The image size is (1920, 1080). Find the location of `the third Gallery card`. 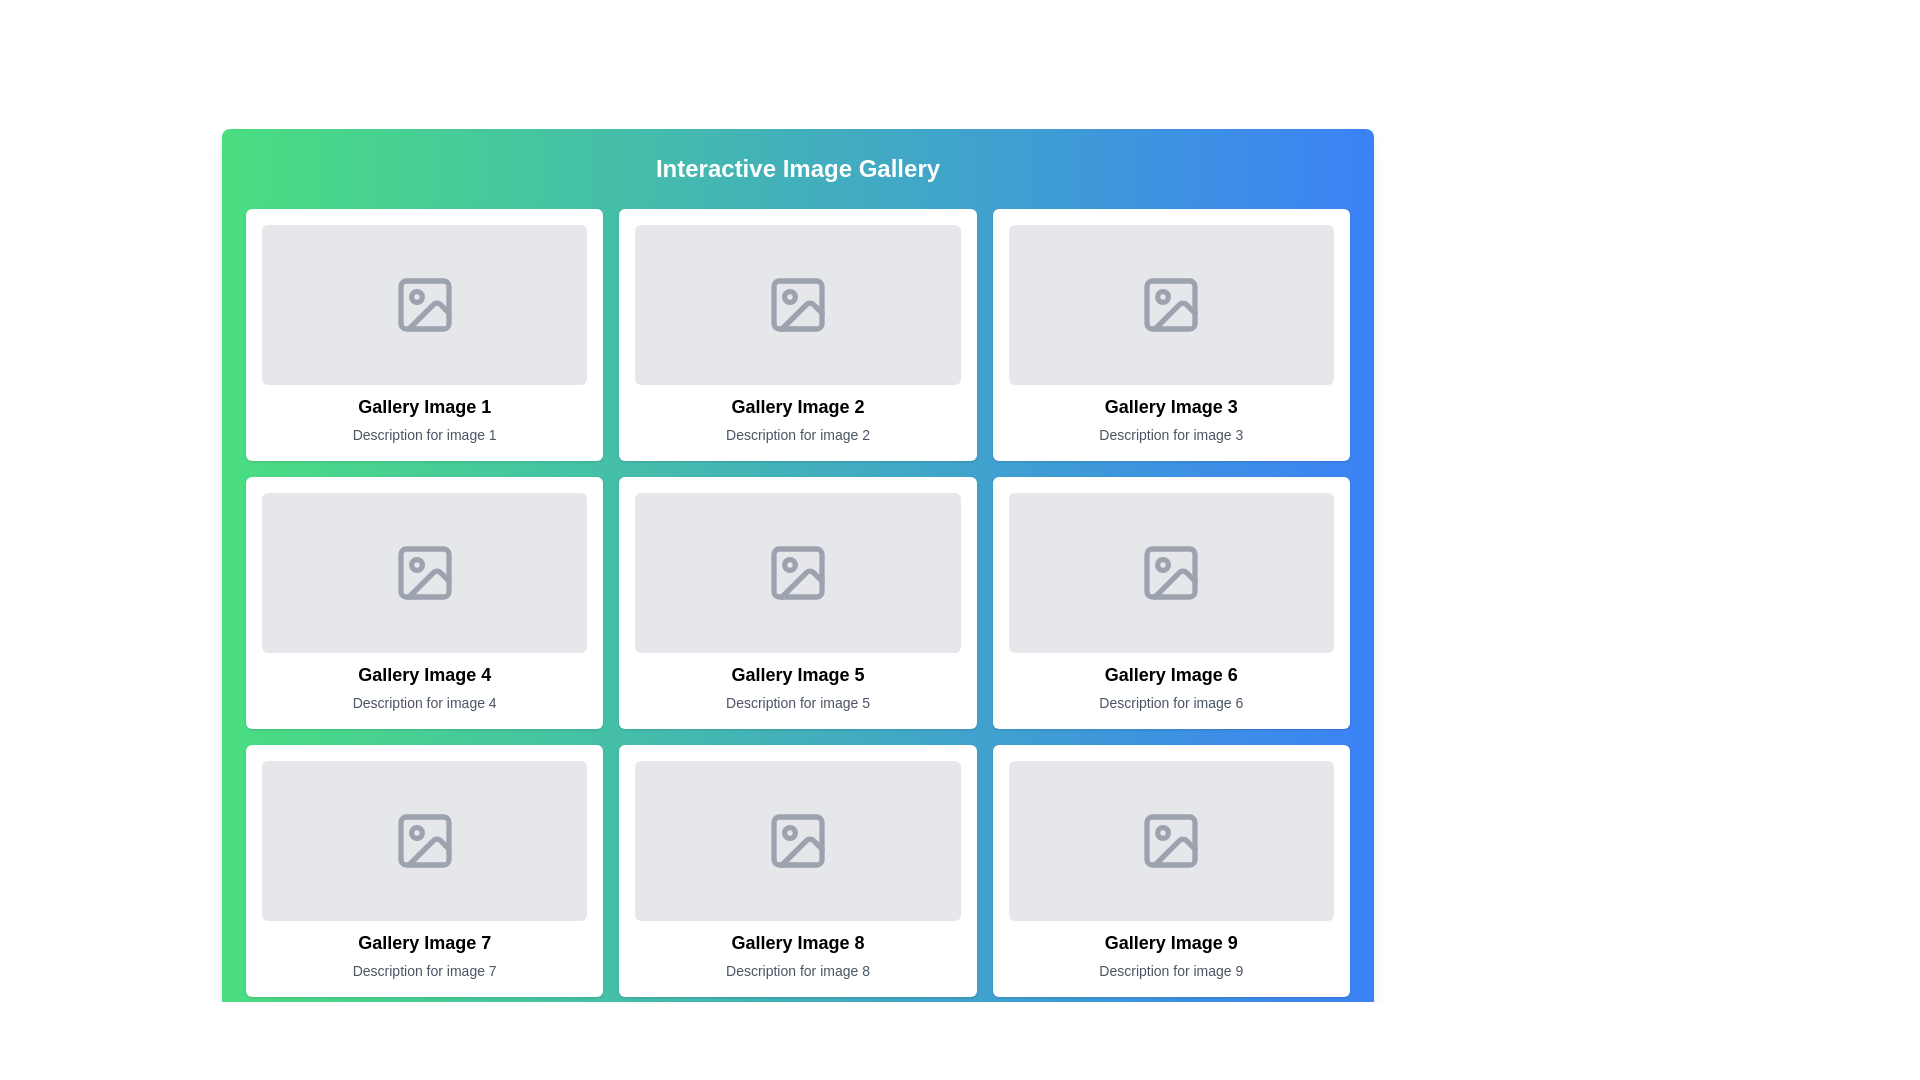

the third Gallery card is located at coordinates (1171, 334).